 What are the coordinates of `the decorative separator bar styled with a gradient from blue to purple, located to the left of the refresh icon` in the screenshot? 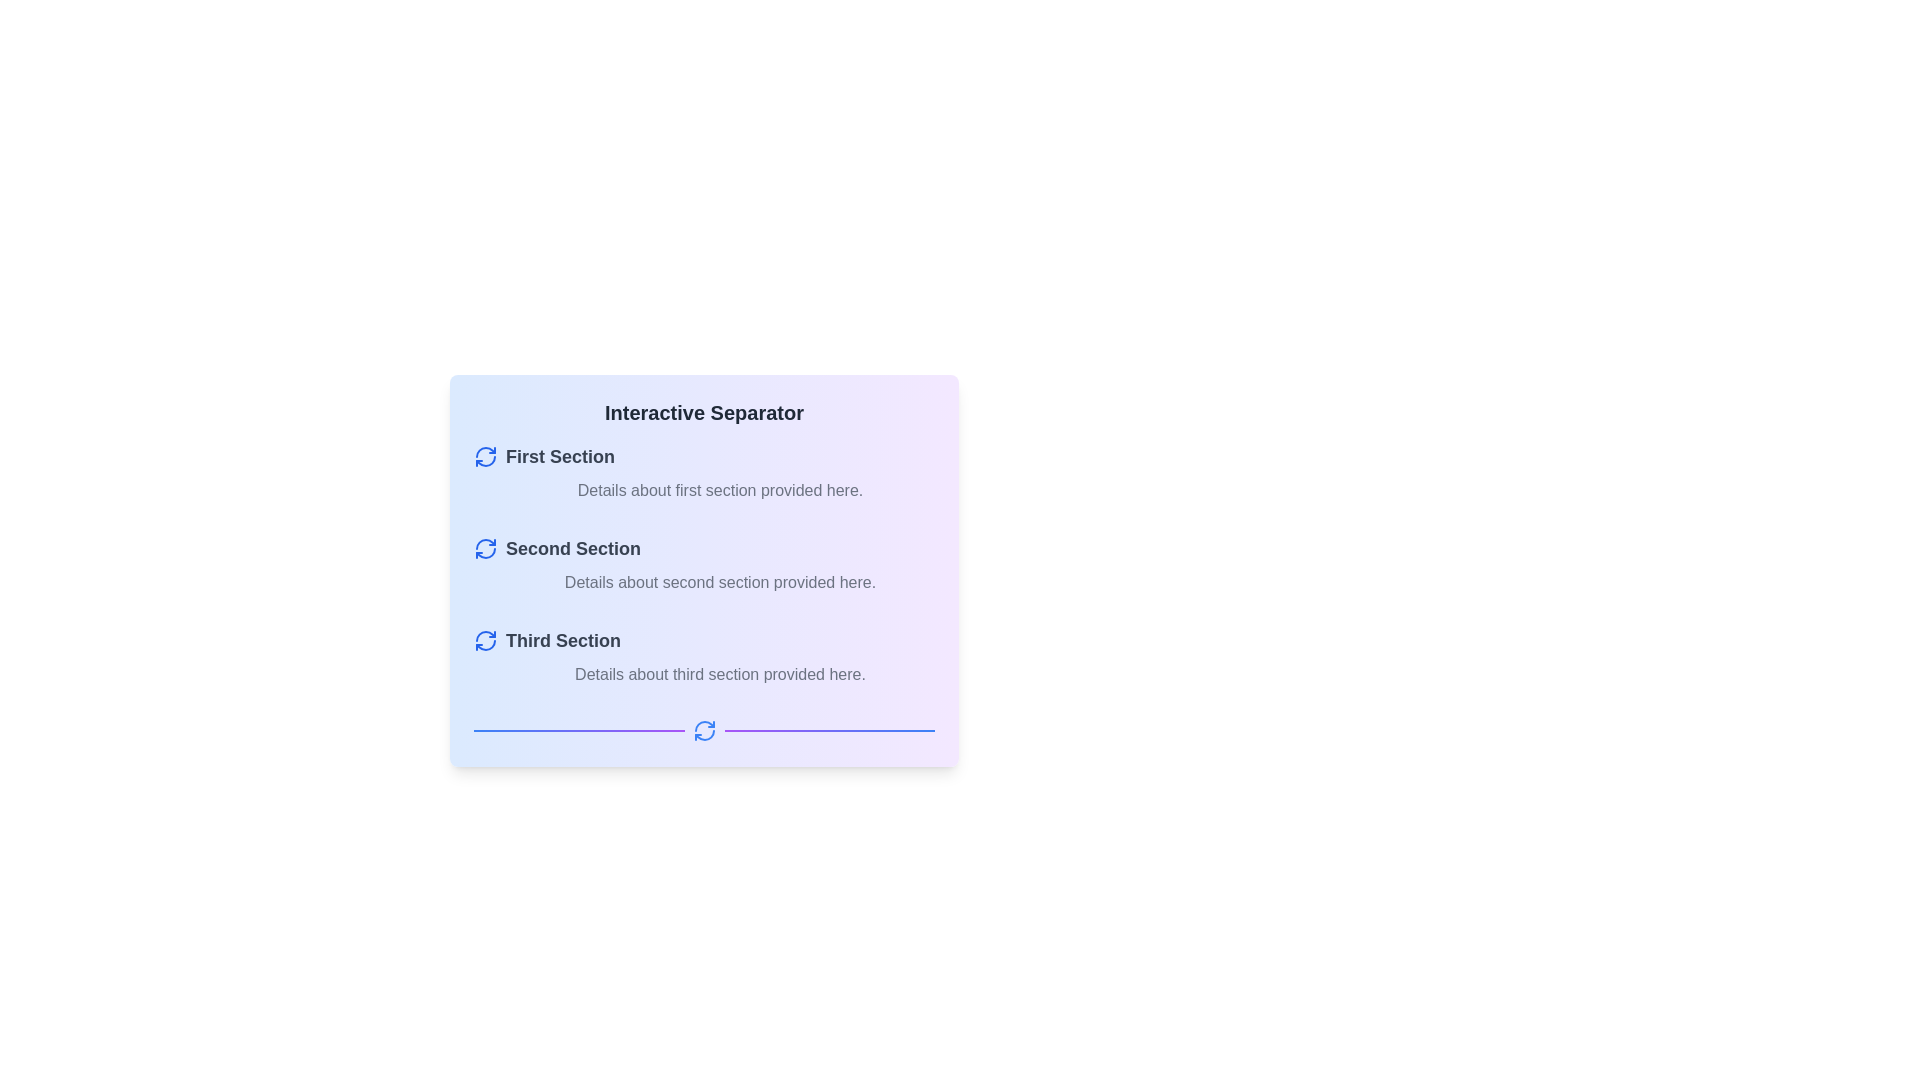 It's located at (578, 731).